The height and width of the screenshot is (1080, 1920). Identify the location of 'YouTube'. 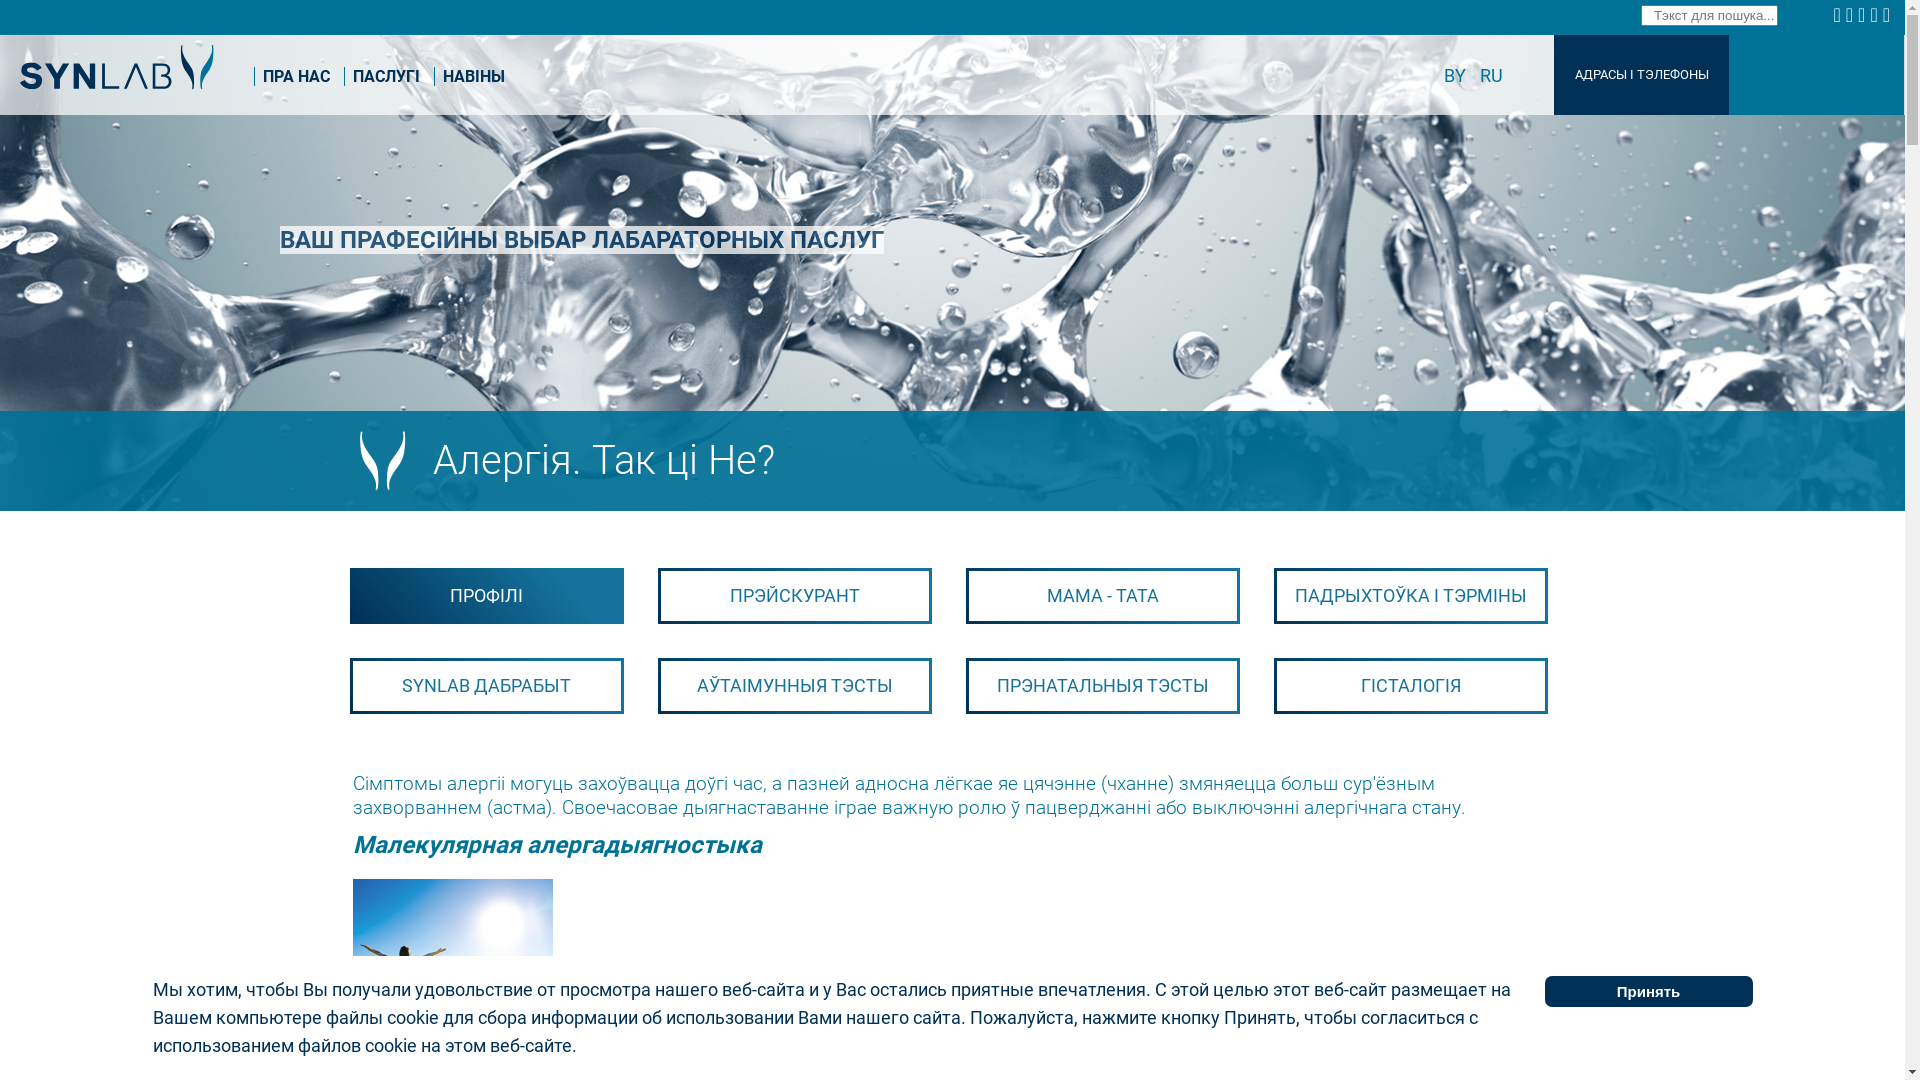
(1888, 15).